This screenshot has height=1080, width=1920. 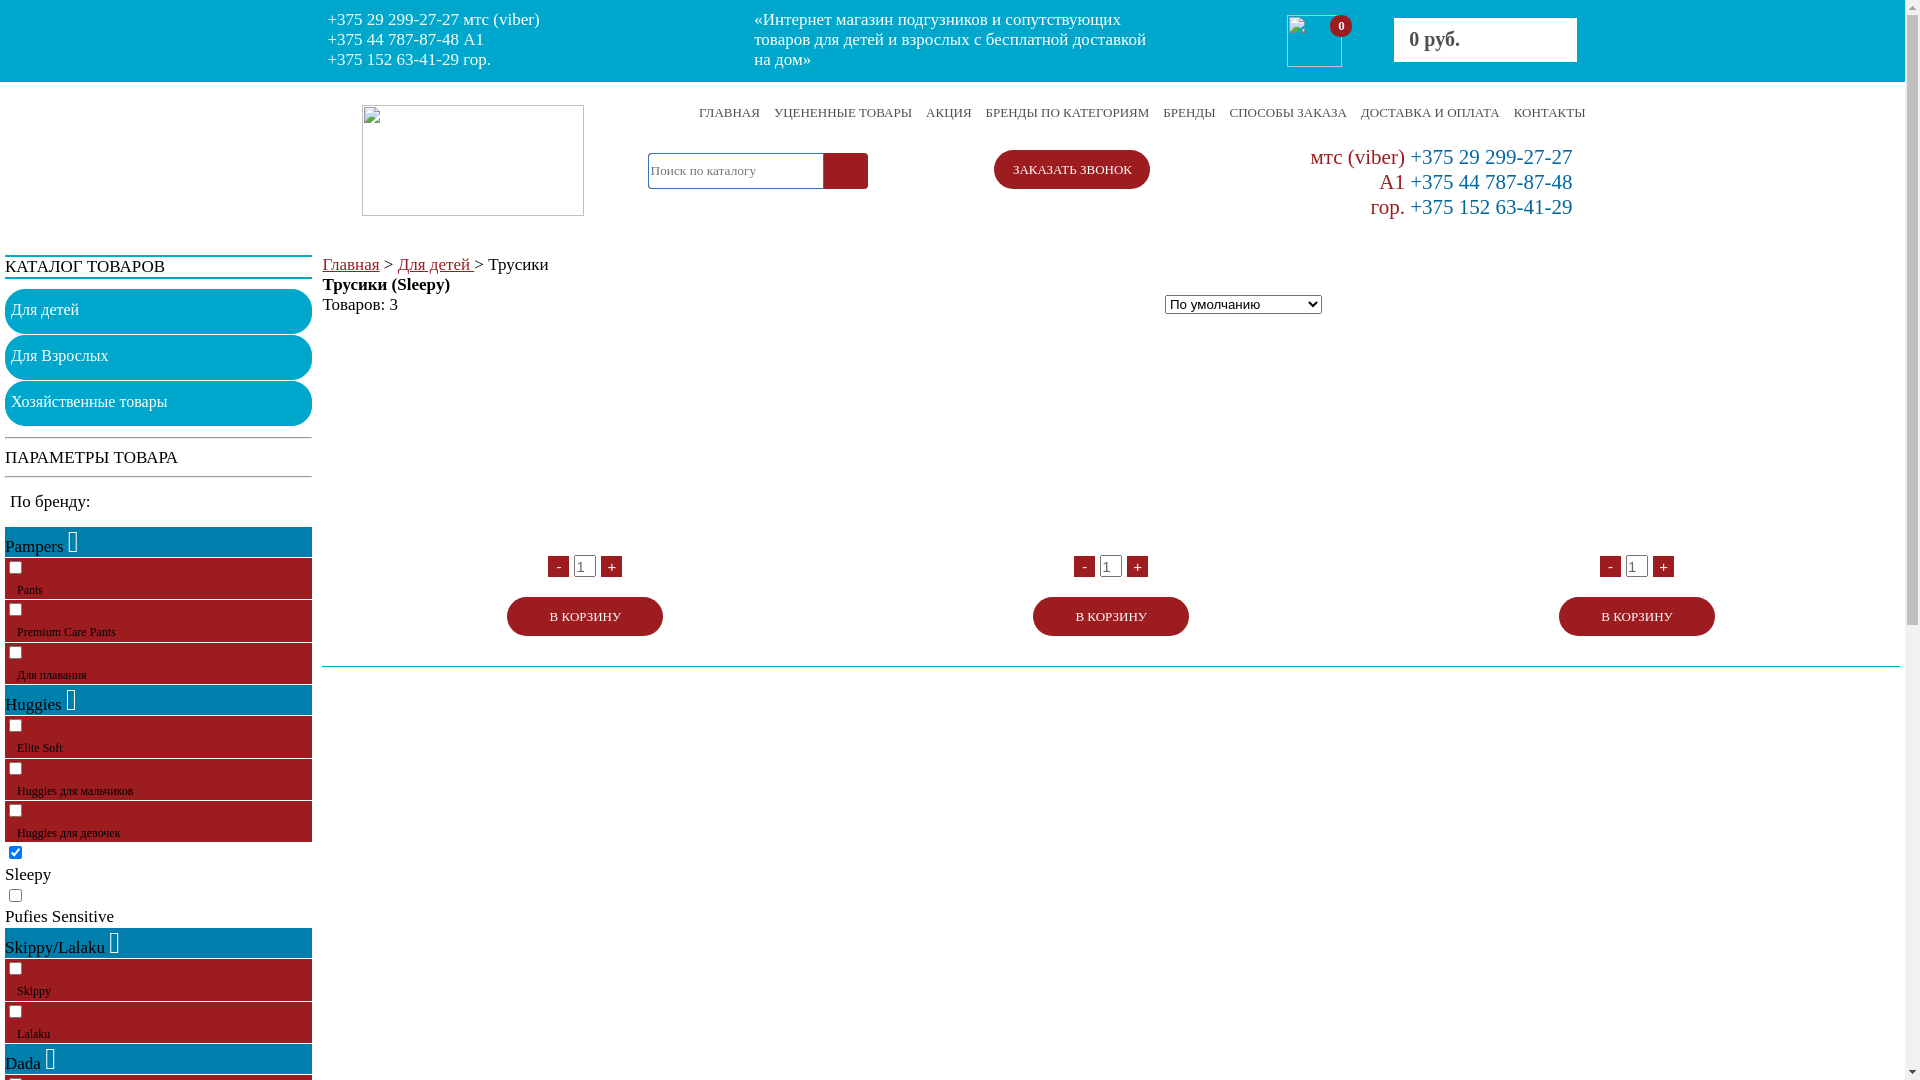 I want to click on '-', so click(x=1598, y=566).